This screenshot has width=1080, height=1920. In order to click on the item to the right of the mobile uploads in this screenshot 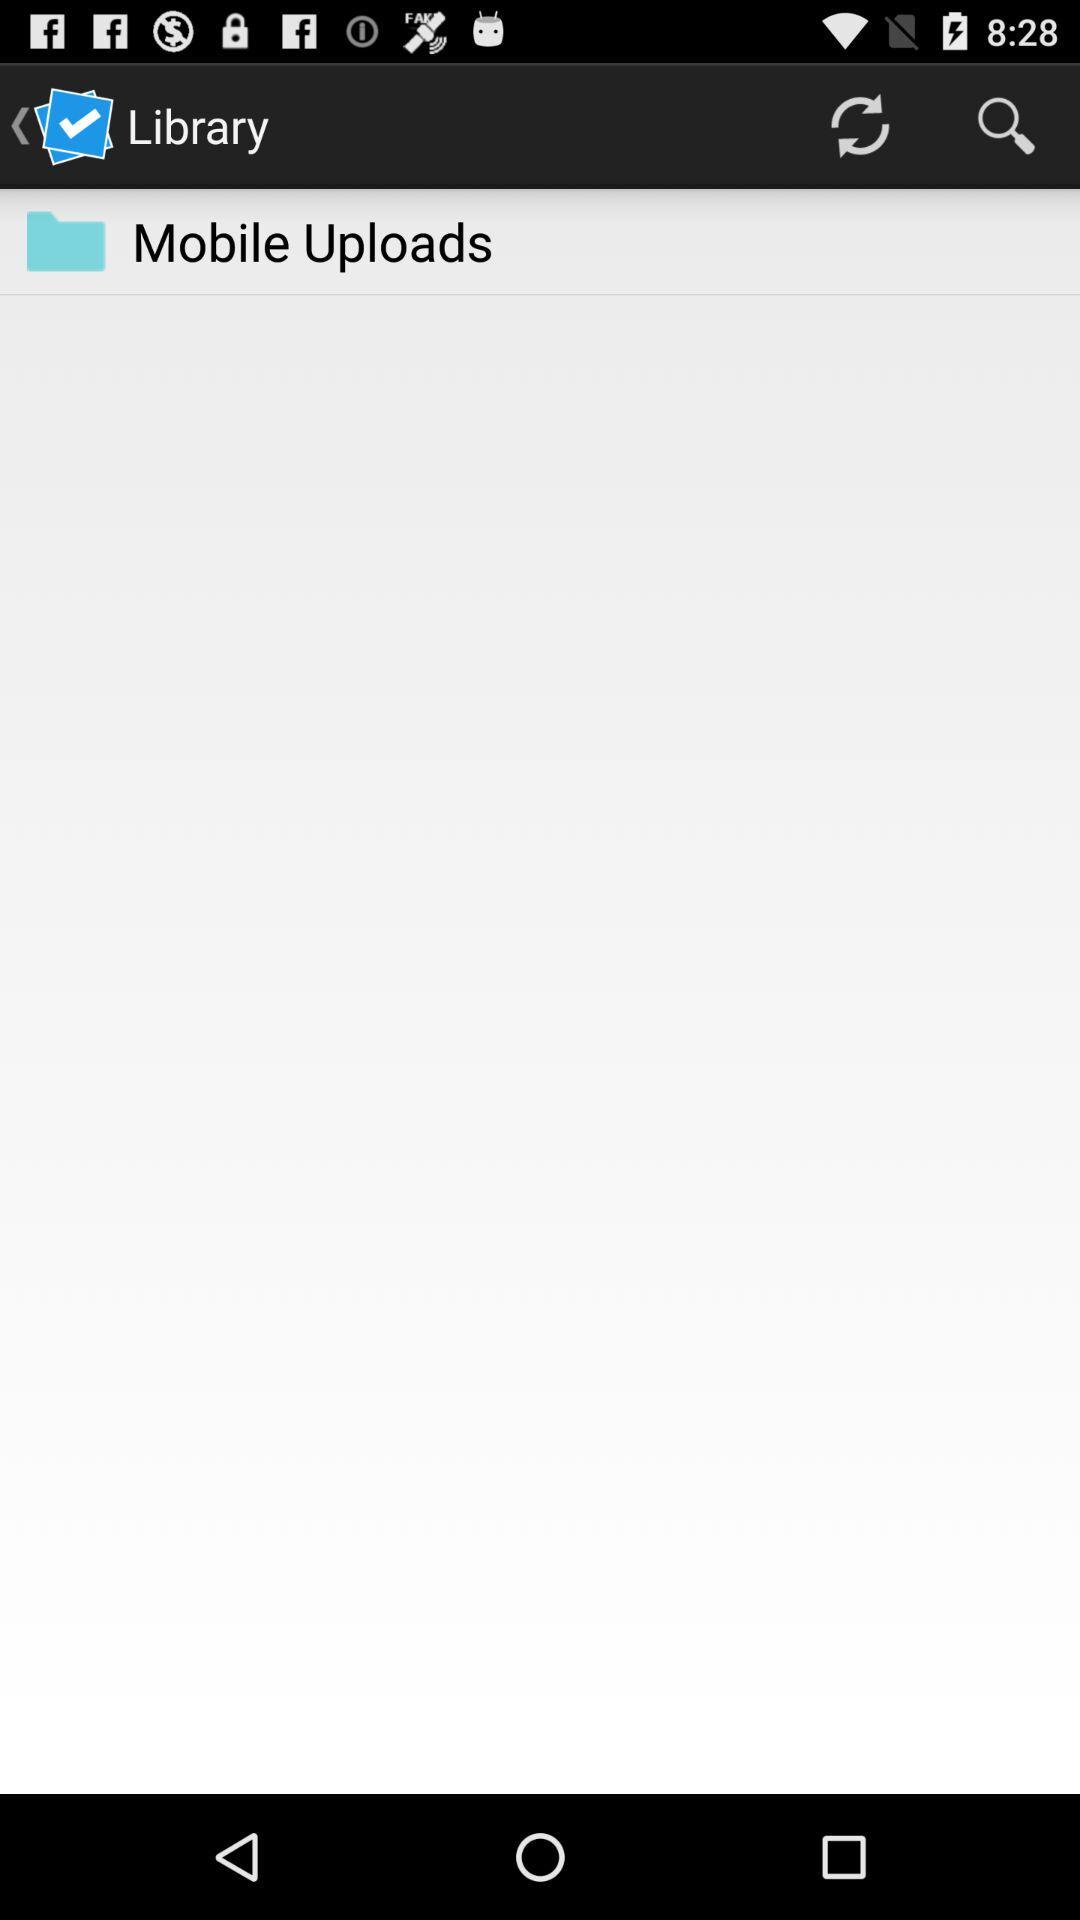, I will do `click(858, 124)`.